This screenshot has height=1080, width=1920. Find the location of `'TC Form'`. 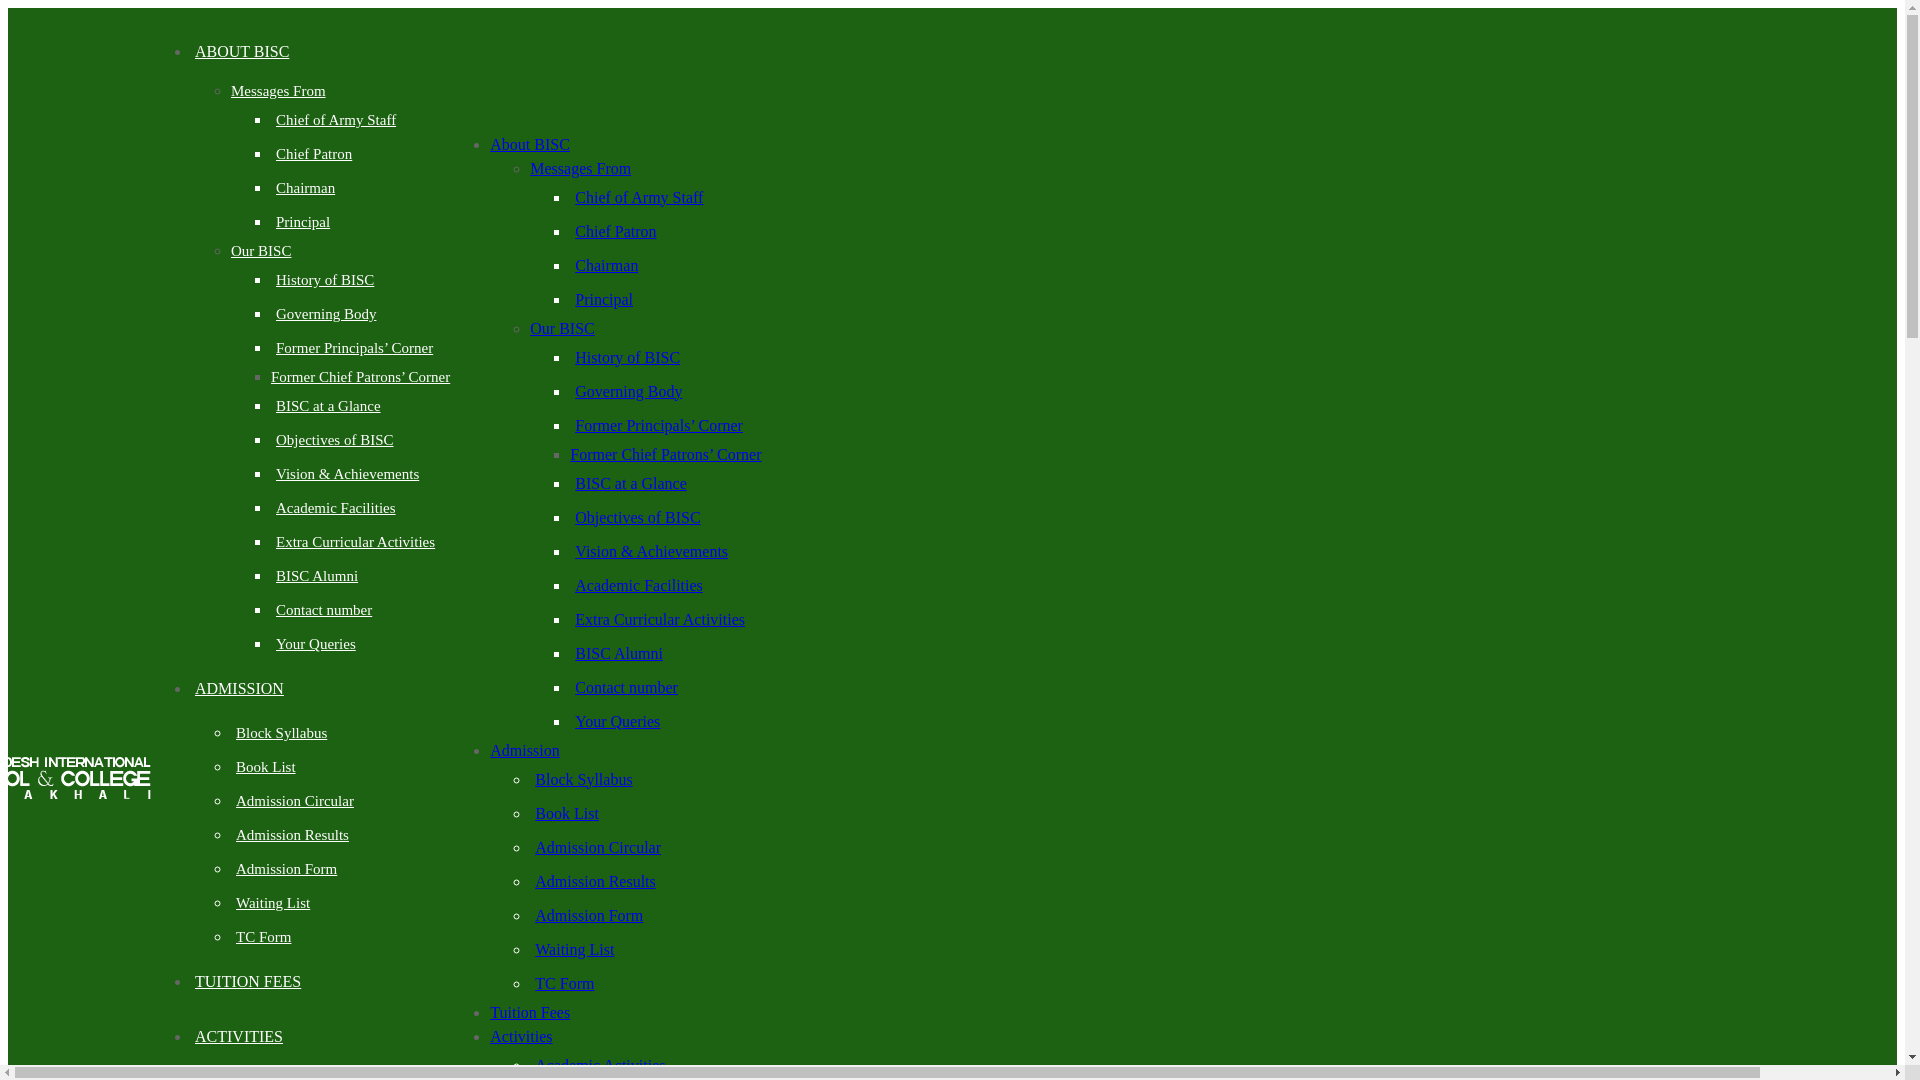

'TC Form' is located at coordinates (262, 937).